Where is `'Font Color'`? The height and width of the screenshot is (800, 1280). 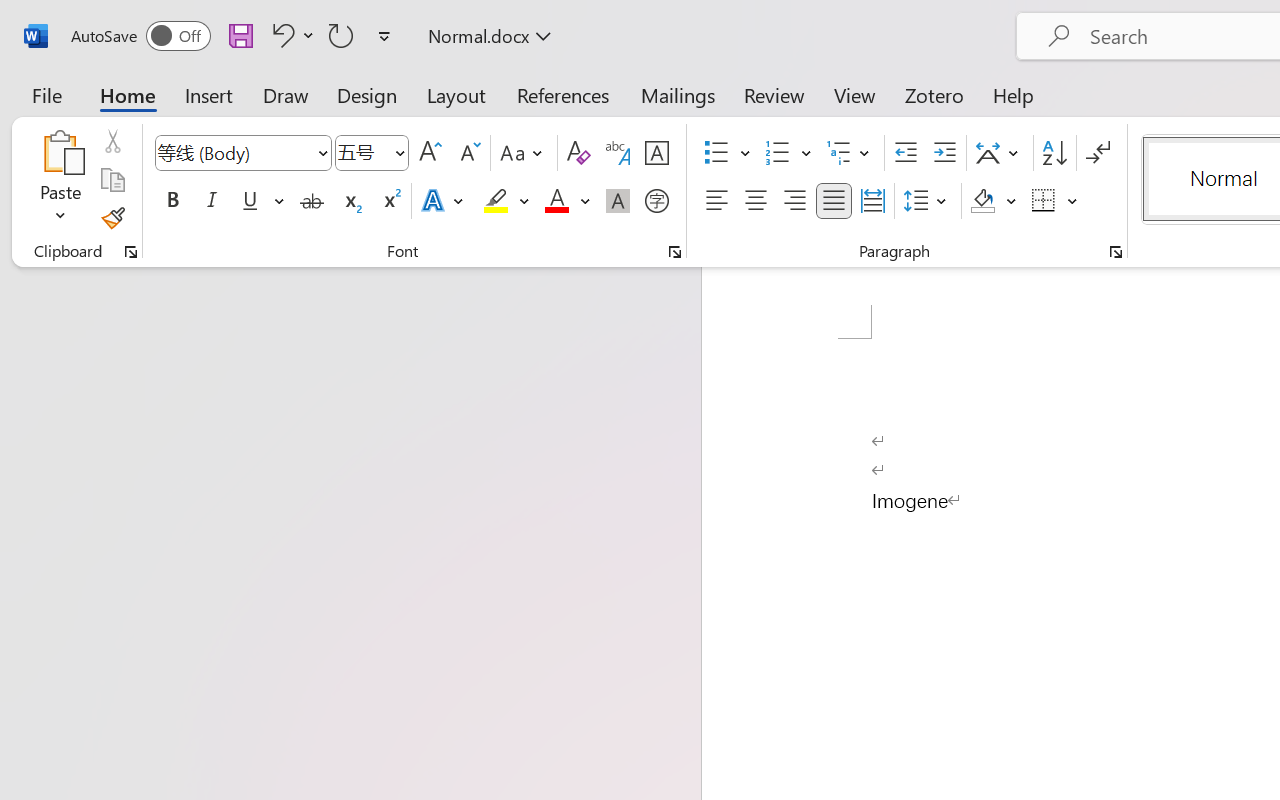
'Font Color' is located at coordinates (566, 201).